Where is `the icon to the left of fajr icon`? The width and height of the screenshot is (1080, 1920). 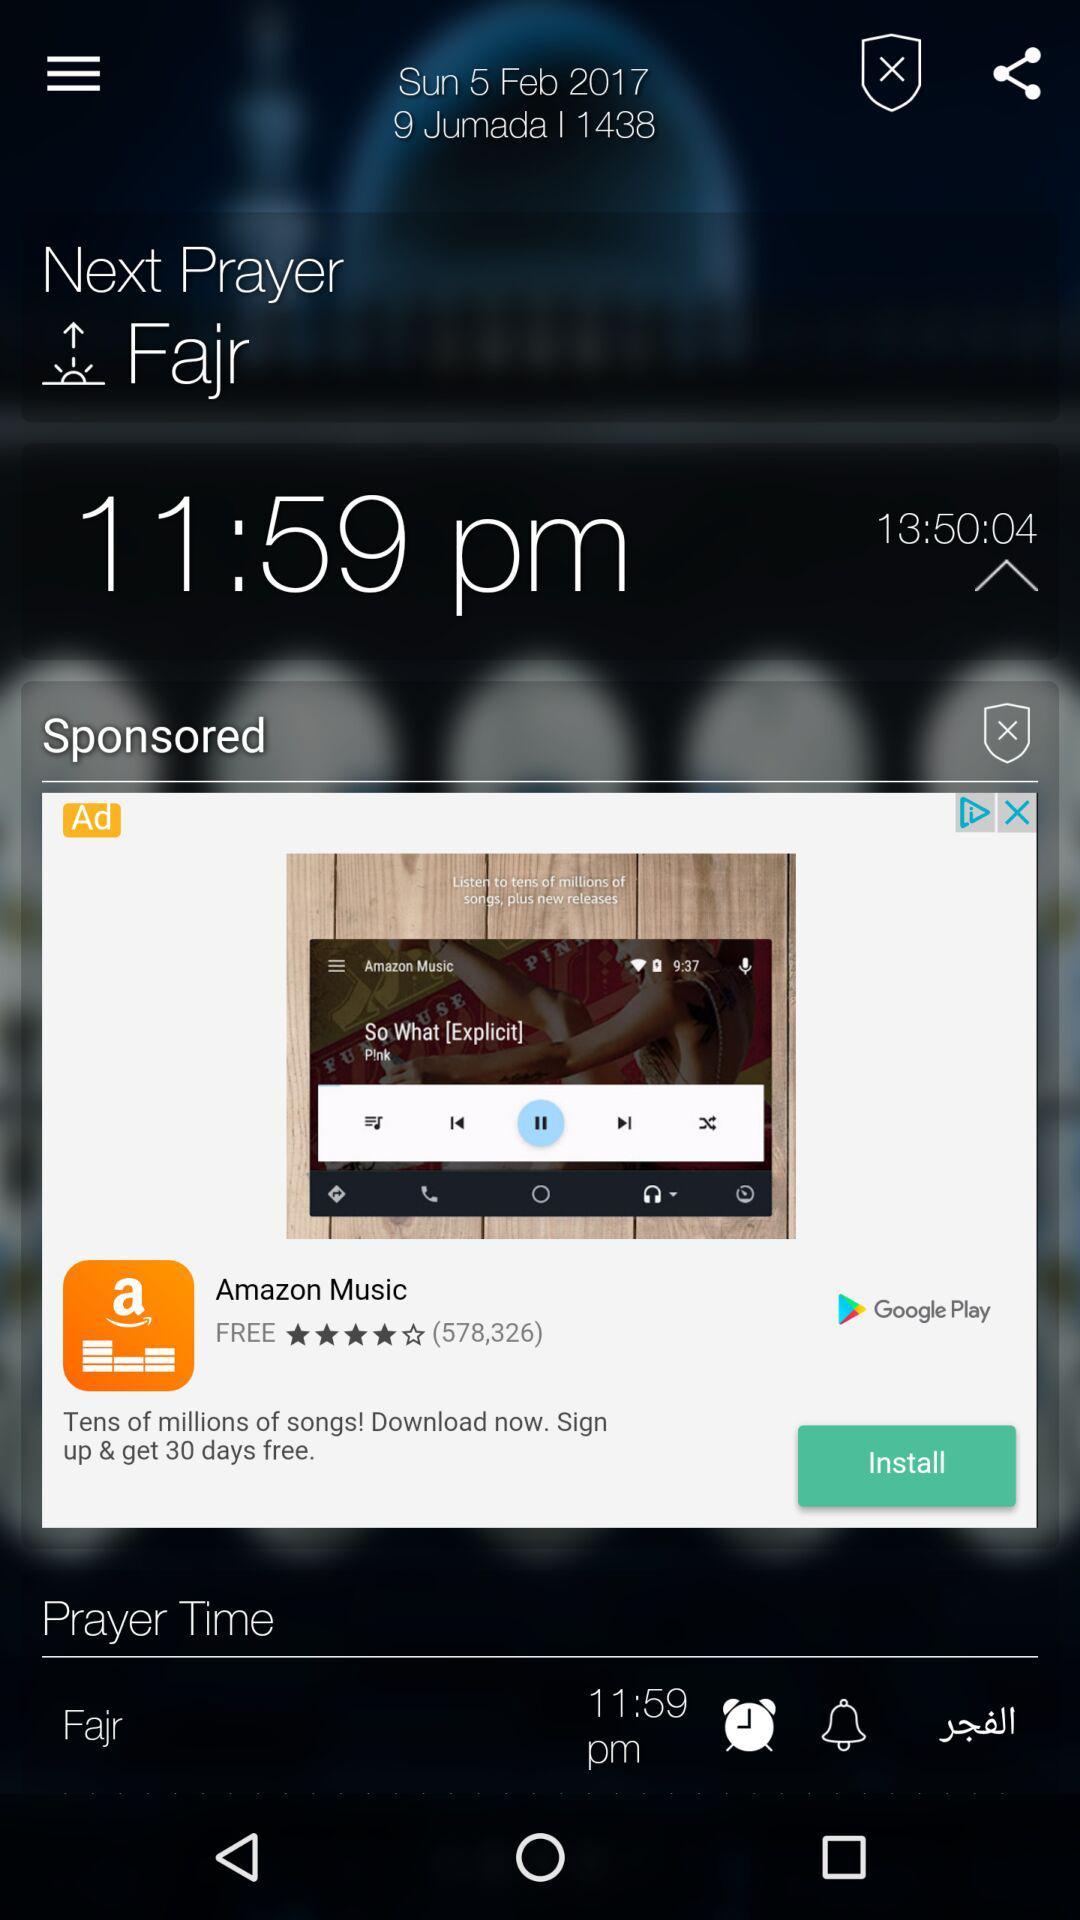 the icon to the left of fajr icon is located at coordinates (72, 353).